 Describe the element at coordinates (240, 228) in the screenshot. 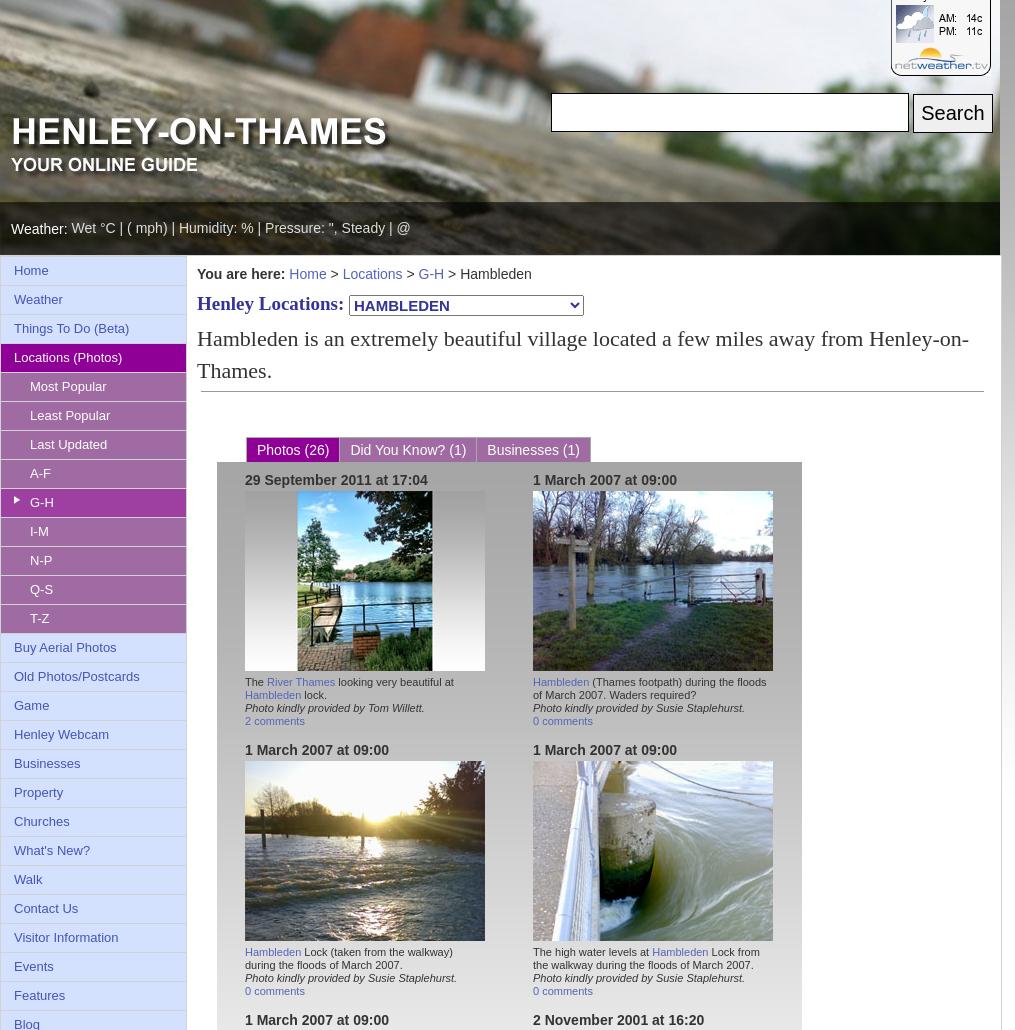

I see `'Wet
				 °C | 
				 ( mph) | 
				Humidity: % | 
				Pressure: ", 
				
					Steady
				
				 |
	   @'` at that location.